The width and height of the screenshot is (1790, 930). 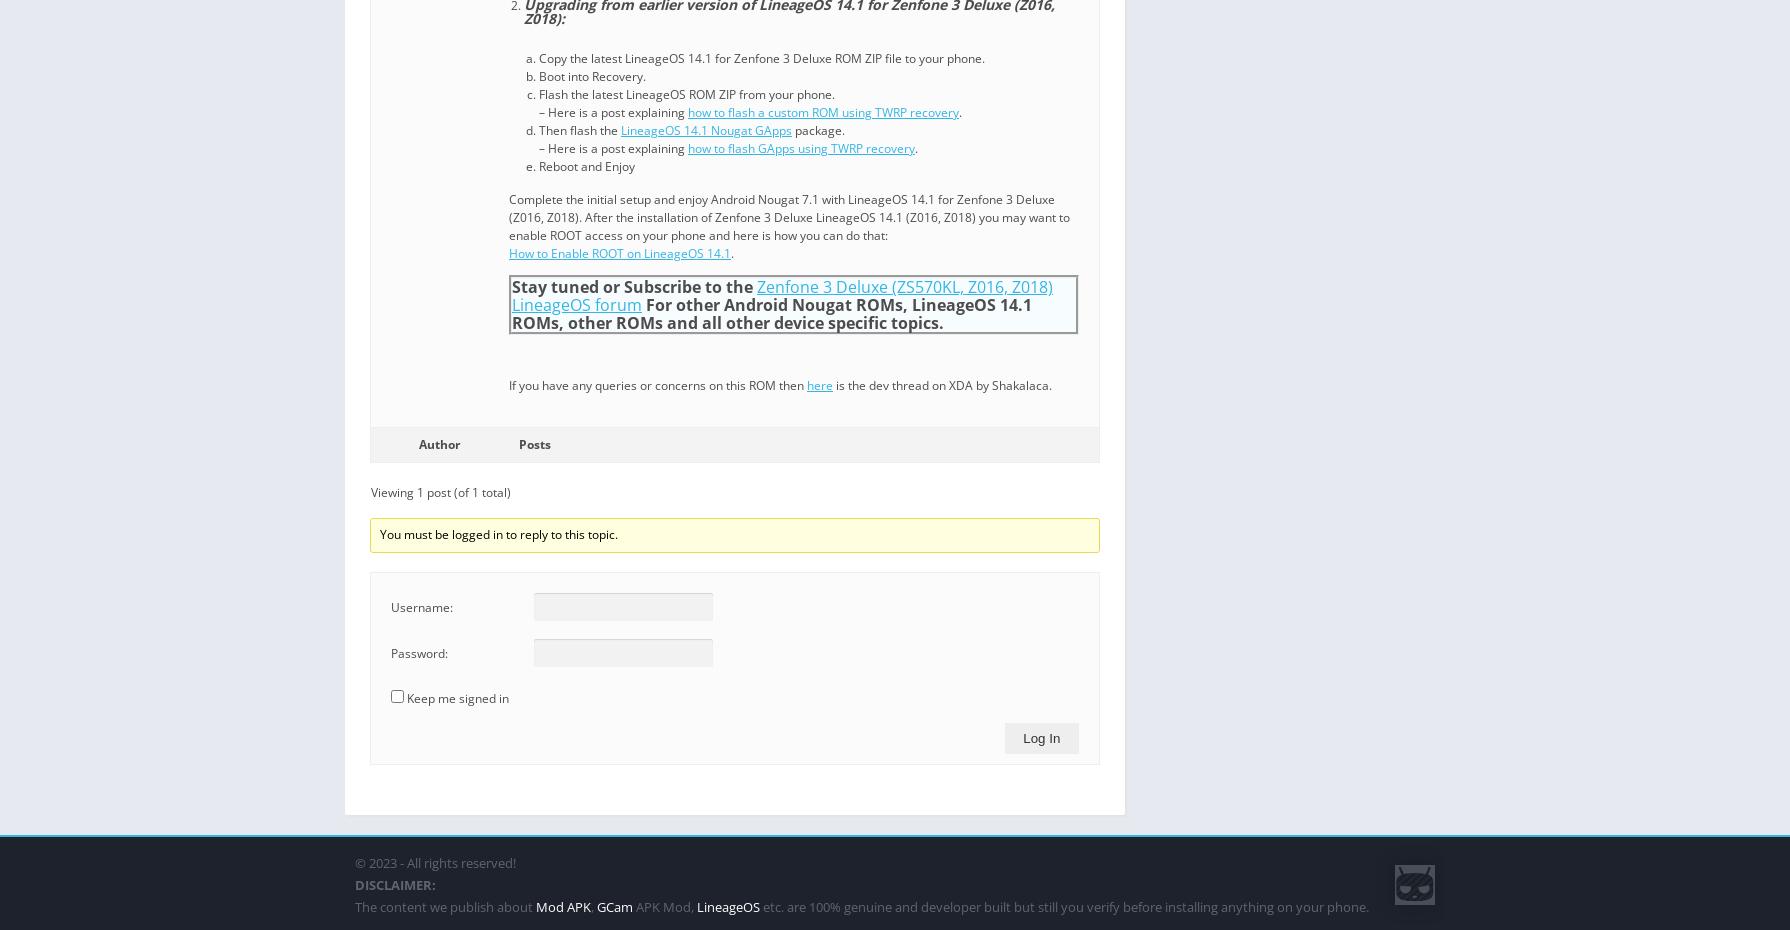 What do you see at coordinates (761, 57) in the screenshot?
I see `'Copy the latest LineageOS 14.1 for Zenfone 3 Deluxe ROM ZIP file to your phone.'` at bounding box center [761, 57].